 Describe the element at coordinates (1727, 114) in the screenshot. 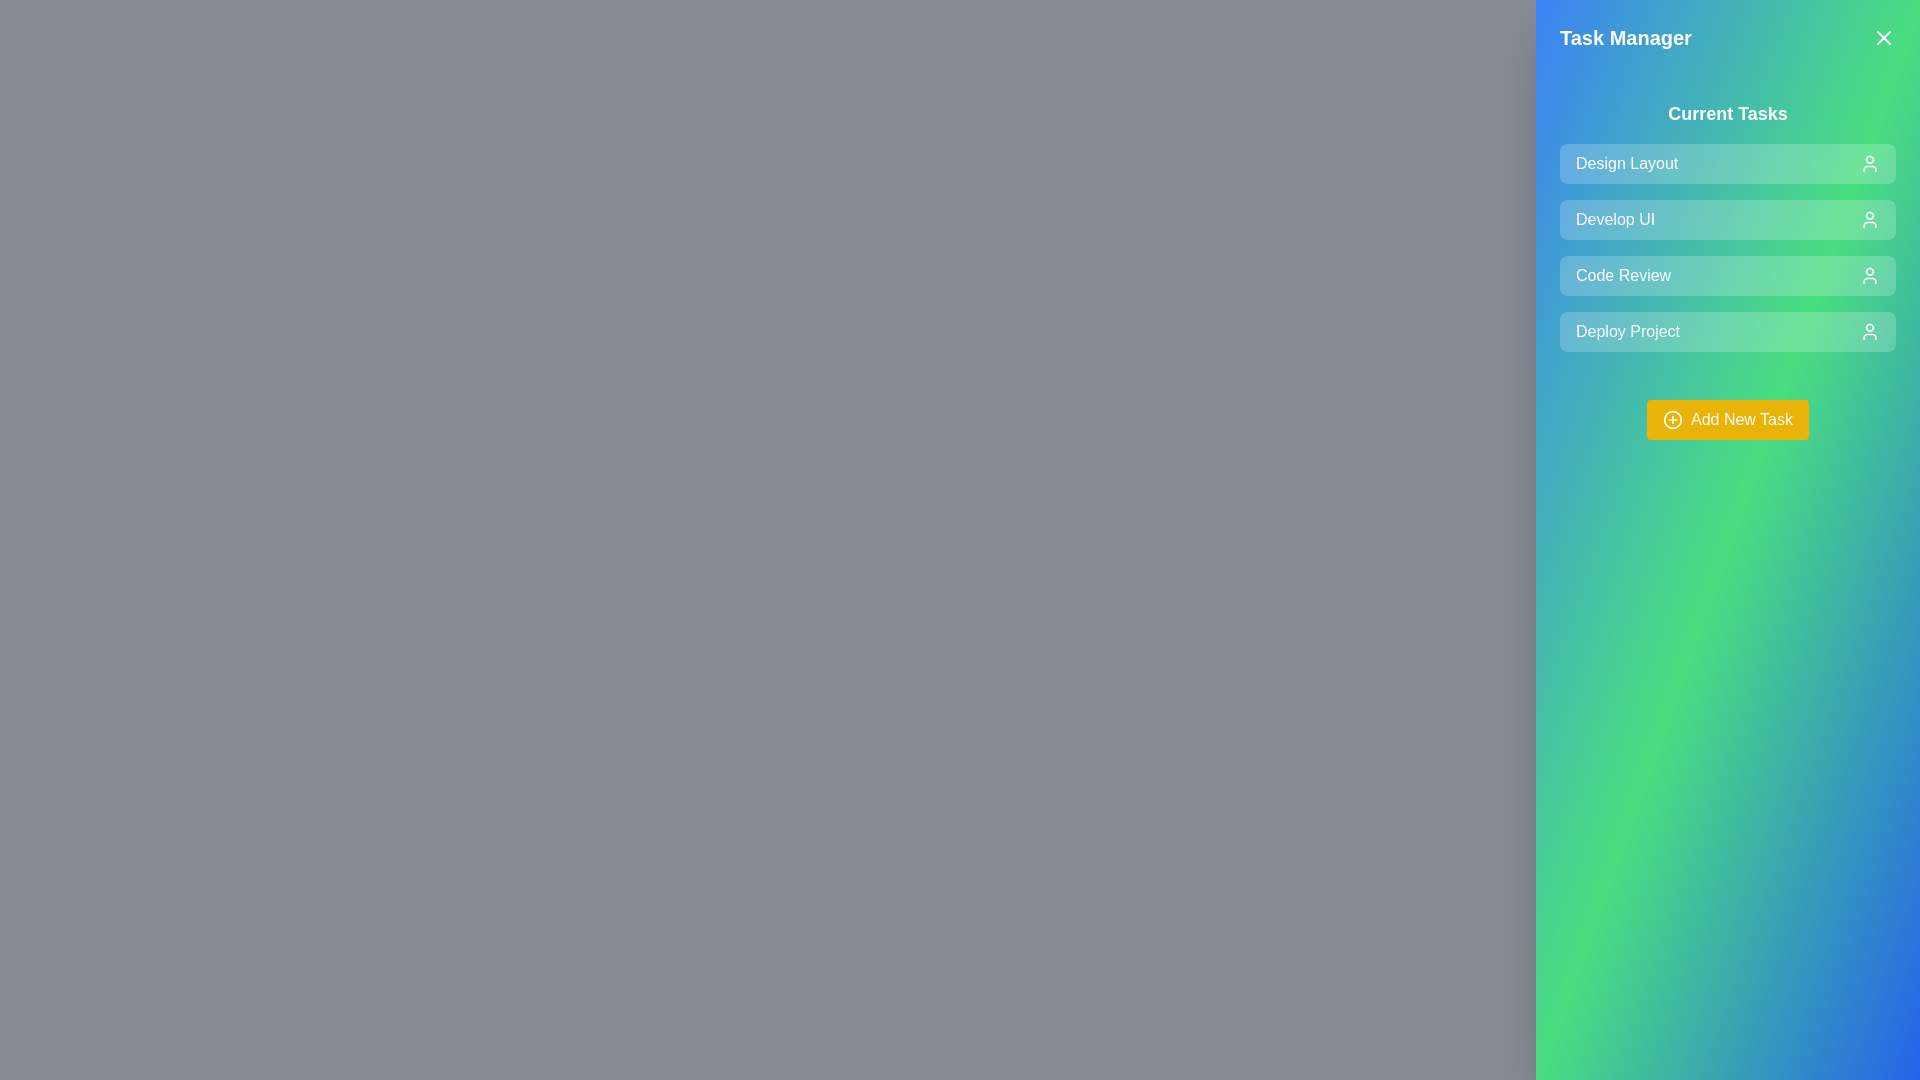

I see `the bold text label 'Current Tasks' which is styled in a large font size on a gradient green-blue background, positioned below the 'Task Manager' header` at that location.